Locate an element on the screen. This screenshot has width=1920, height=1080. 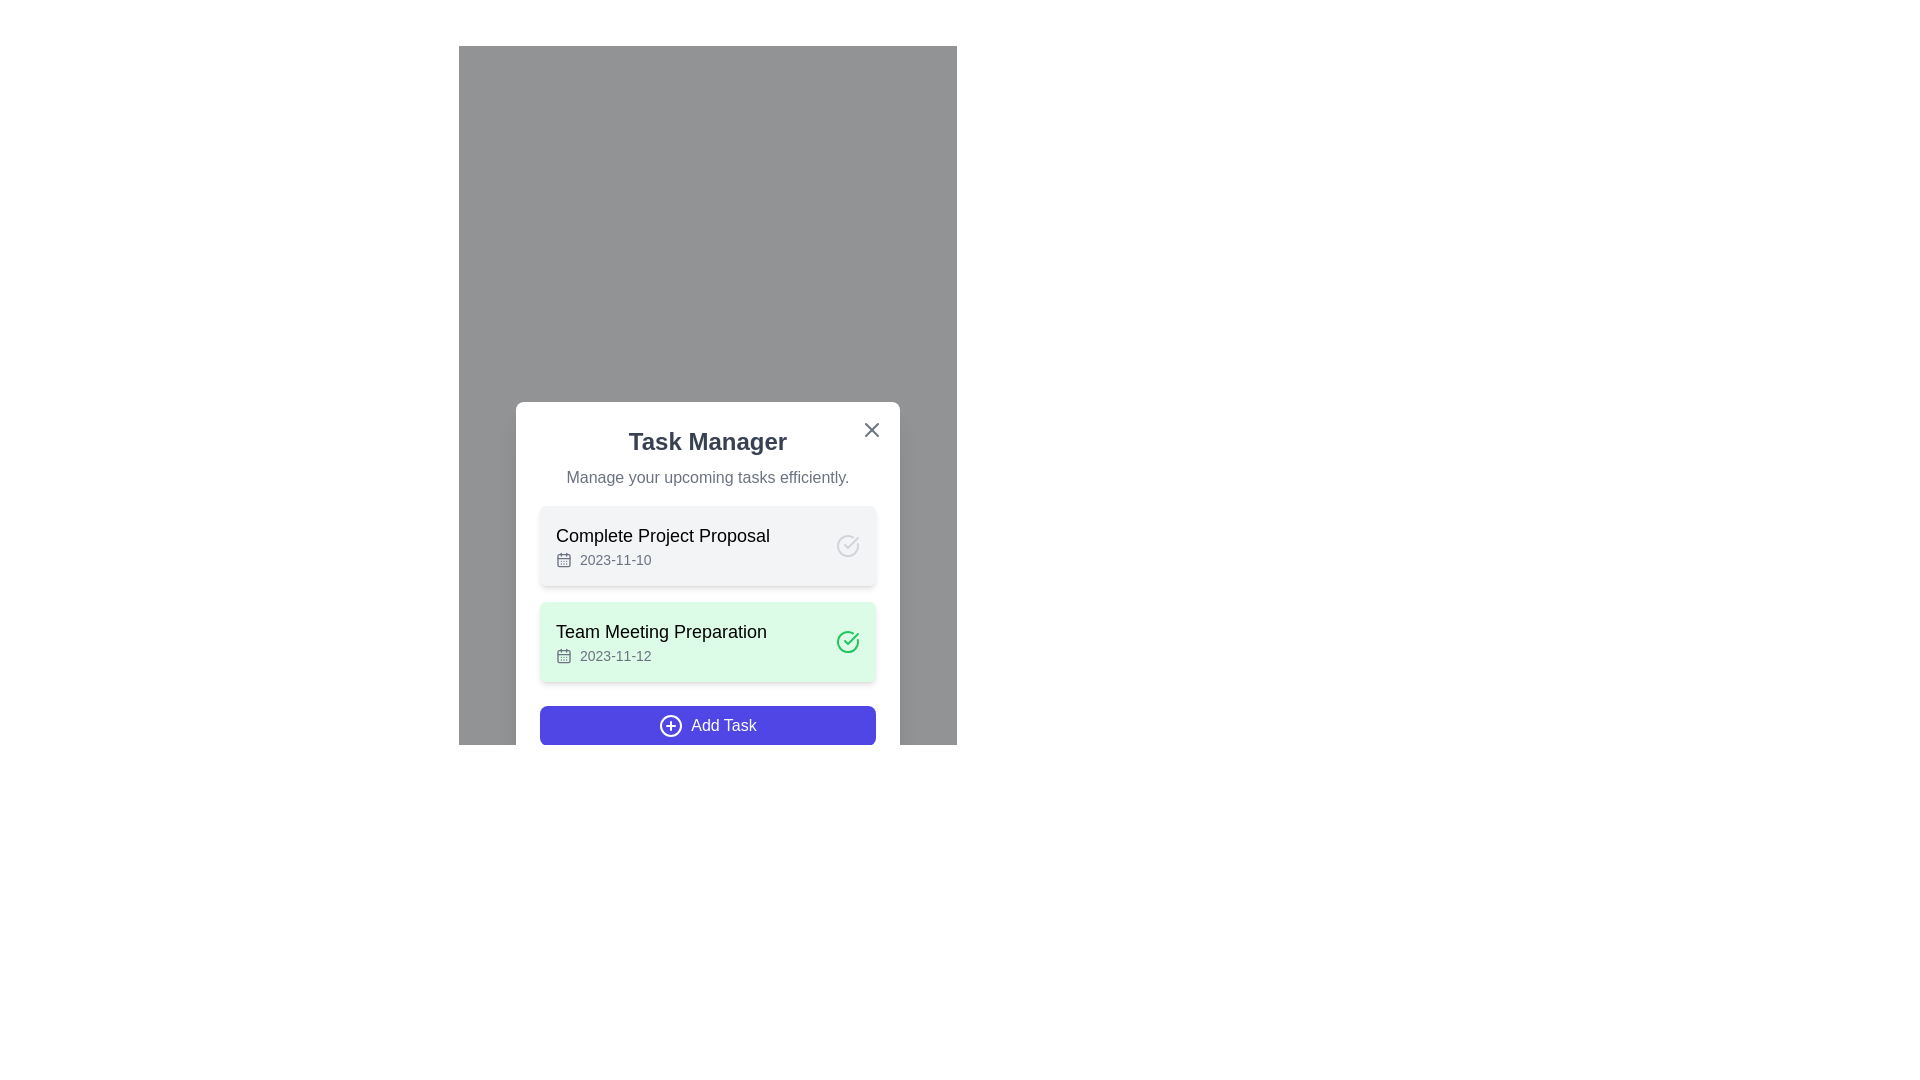
the calendar icon located to the left of the text '2023-11-12' within the second task item labeled 'Team Meeting Preparation' is located at coordinates (563, 655).